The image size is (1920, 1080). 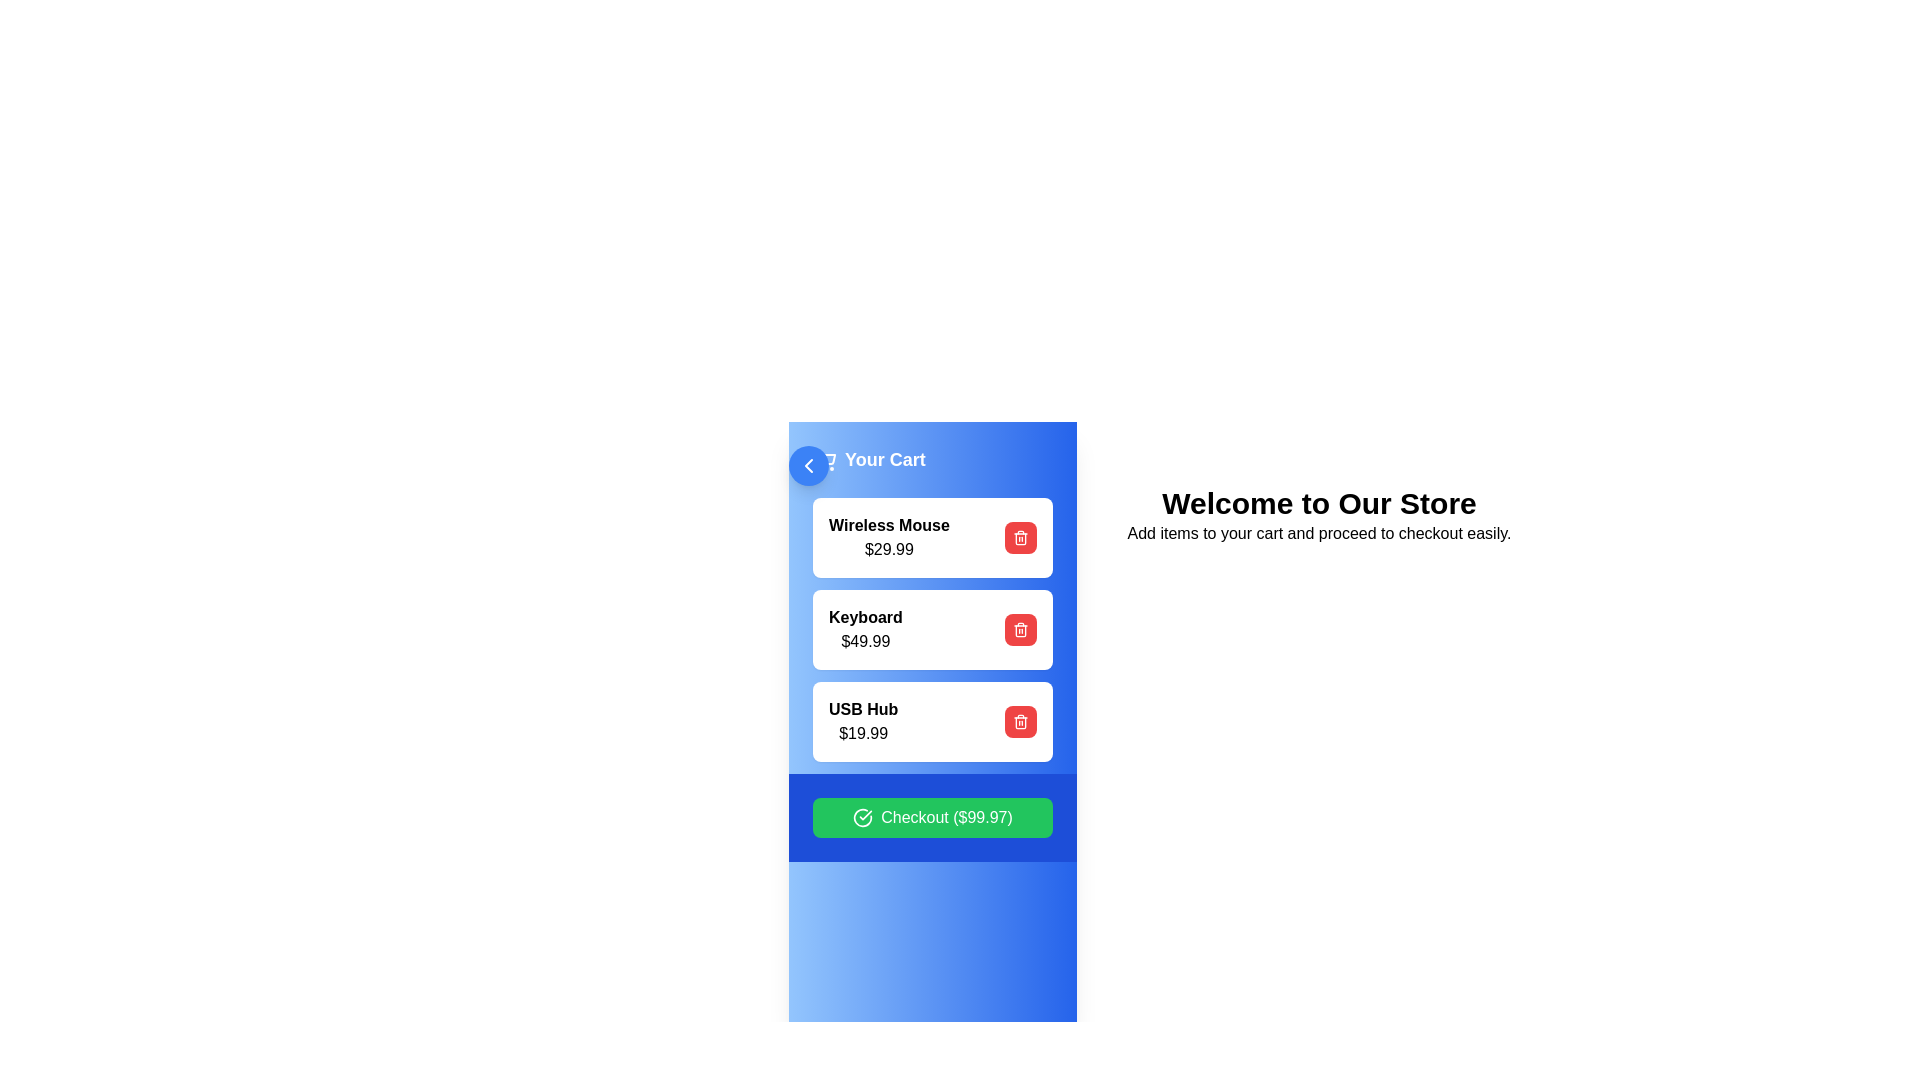 I want to click on price information displayed in the text label located beneath the title 'Keyboard' in the shopping cart section, so click(x=865, y=641).